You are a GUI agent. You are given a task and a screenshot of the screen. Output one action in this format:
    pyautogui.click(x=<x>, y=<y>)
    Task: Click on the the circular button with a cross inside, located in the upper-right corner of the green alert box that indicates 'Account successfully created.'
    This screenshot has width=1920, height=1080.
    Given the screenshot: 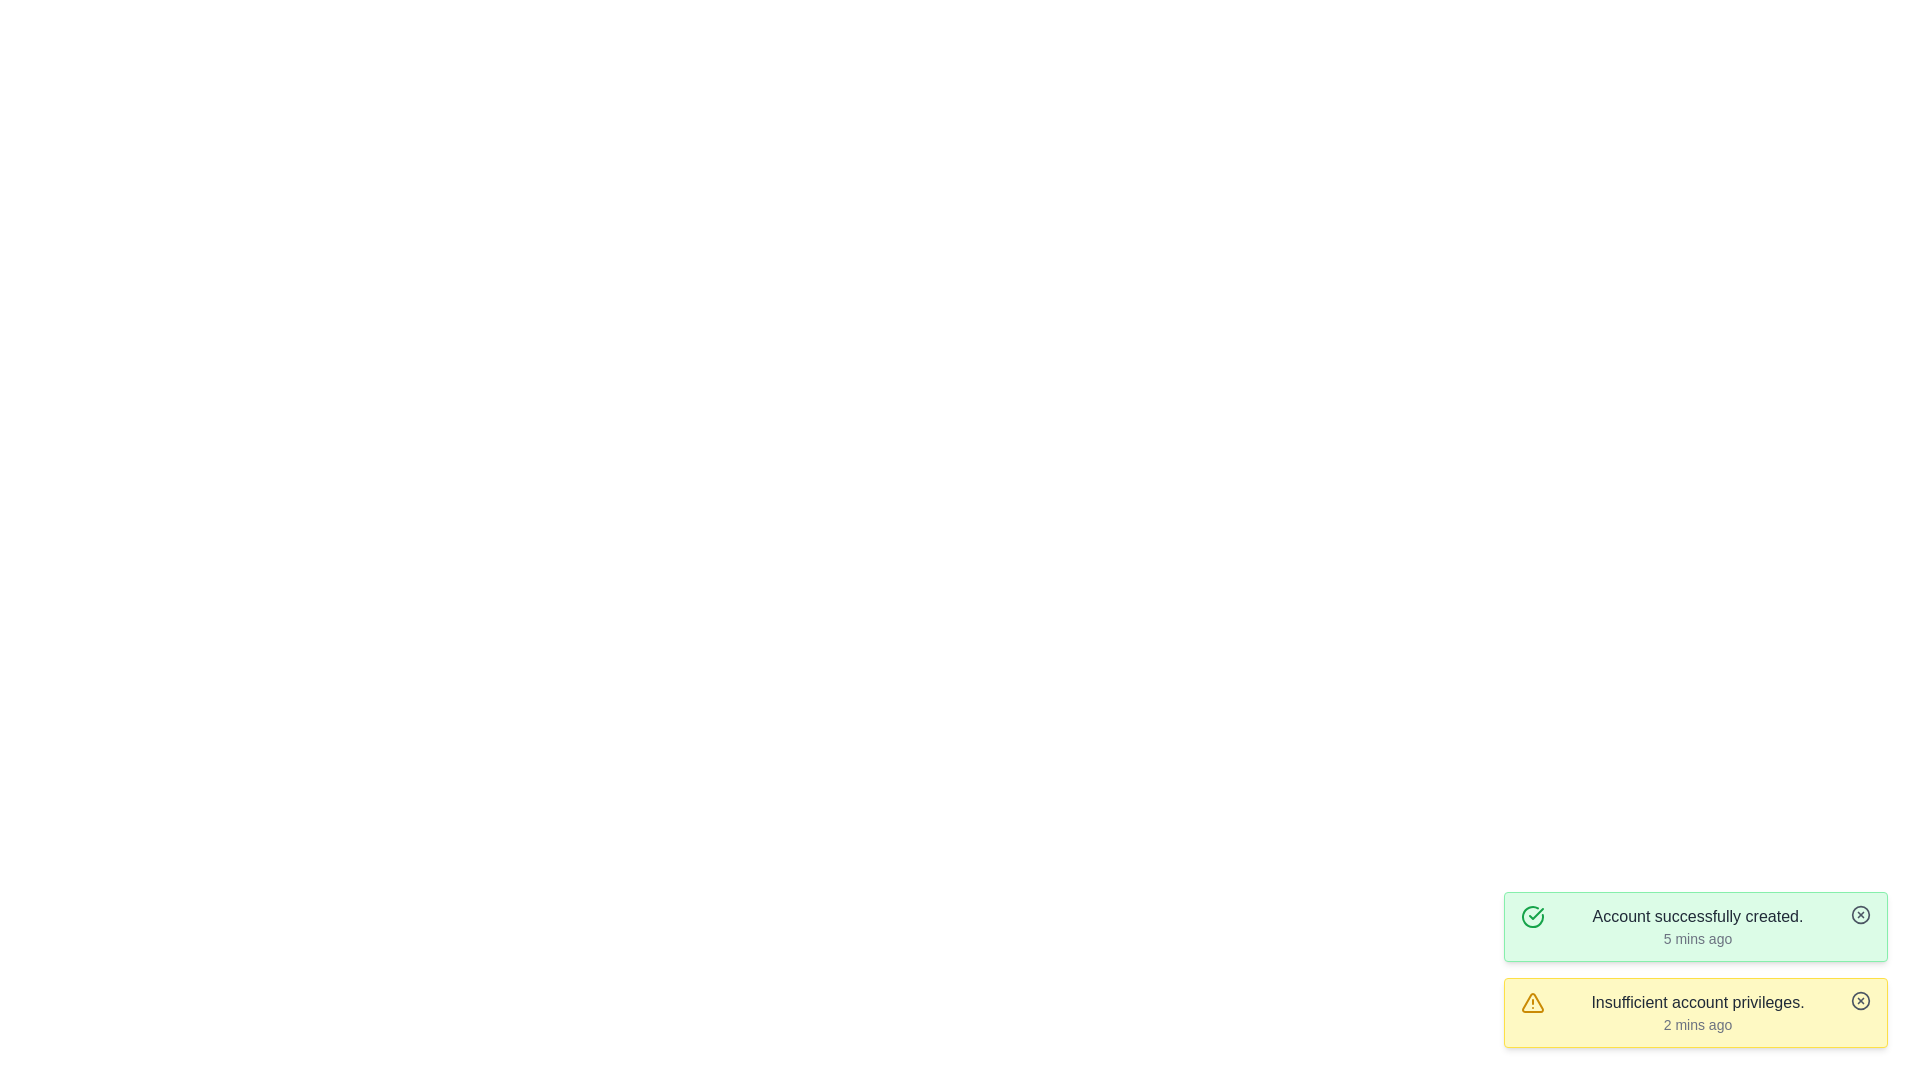 What is the action you would take?
    pyautogui.click(x=1860, y=914)
    